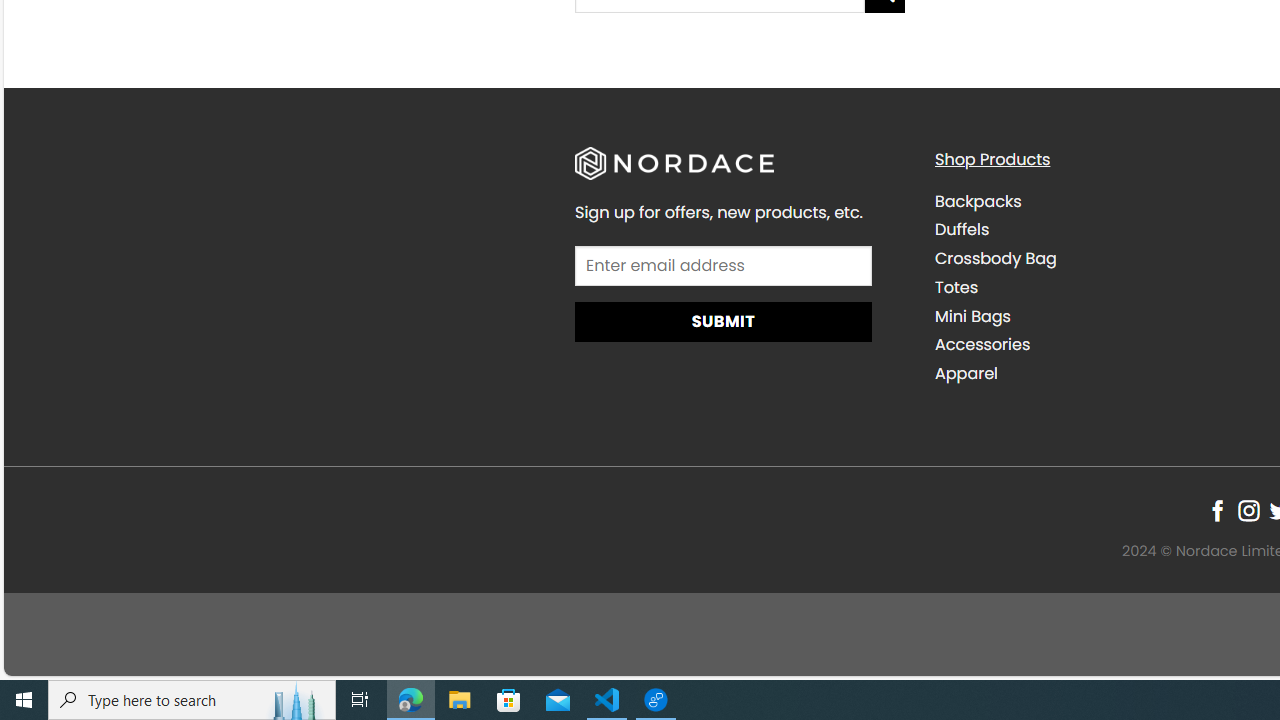 This screenshot has width=1280, height=720. Describe the element at coordinates (722, 320) in the screenshot. I see `'Submit'` at that location.